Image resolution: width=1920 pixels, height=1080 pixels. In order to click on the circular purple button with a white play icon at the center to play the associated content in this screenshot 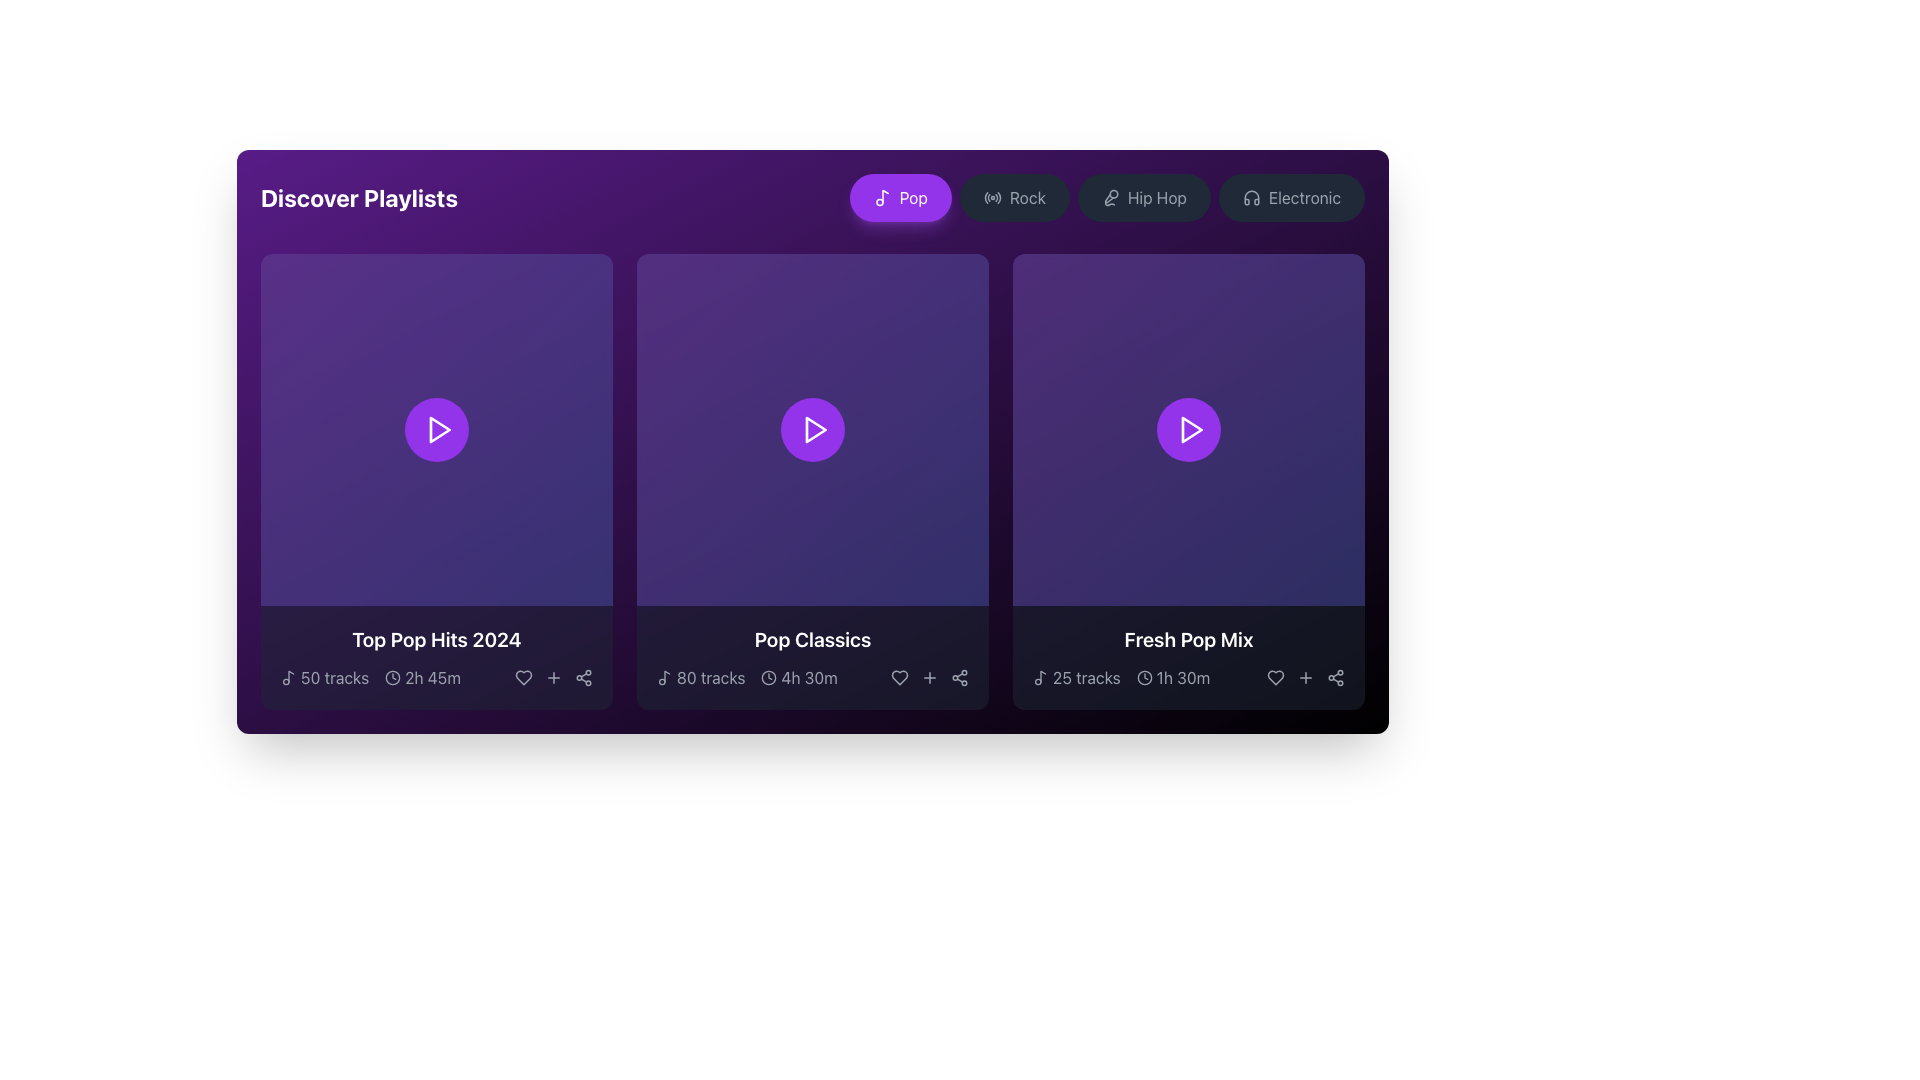, I will do `click(1189, 428)`.